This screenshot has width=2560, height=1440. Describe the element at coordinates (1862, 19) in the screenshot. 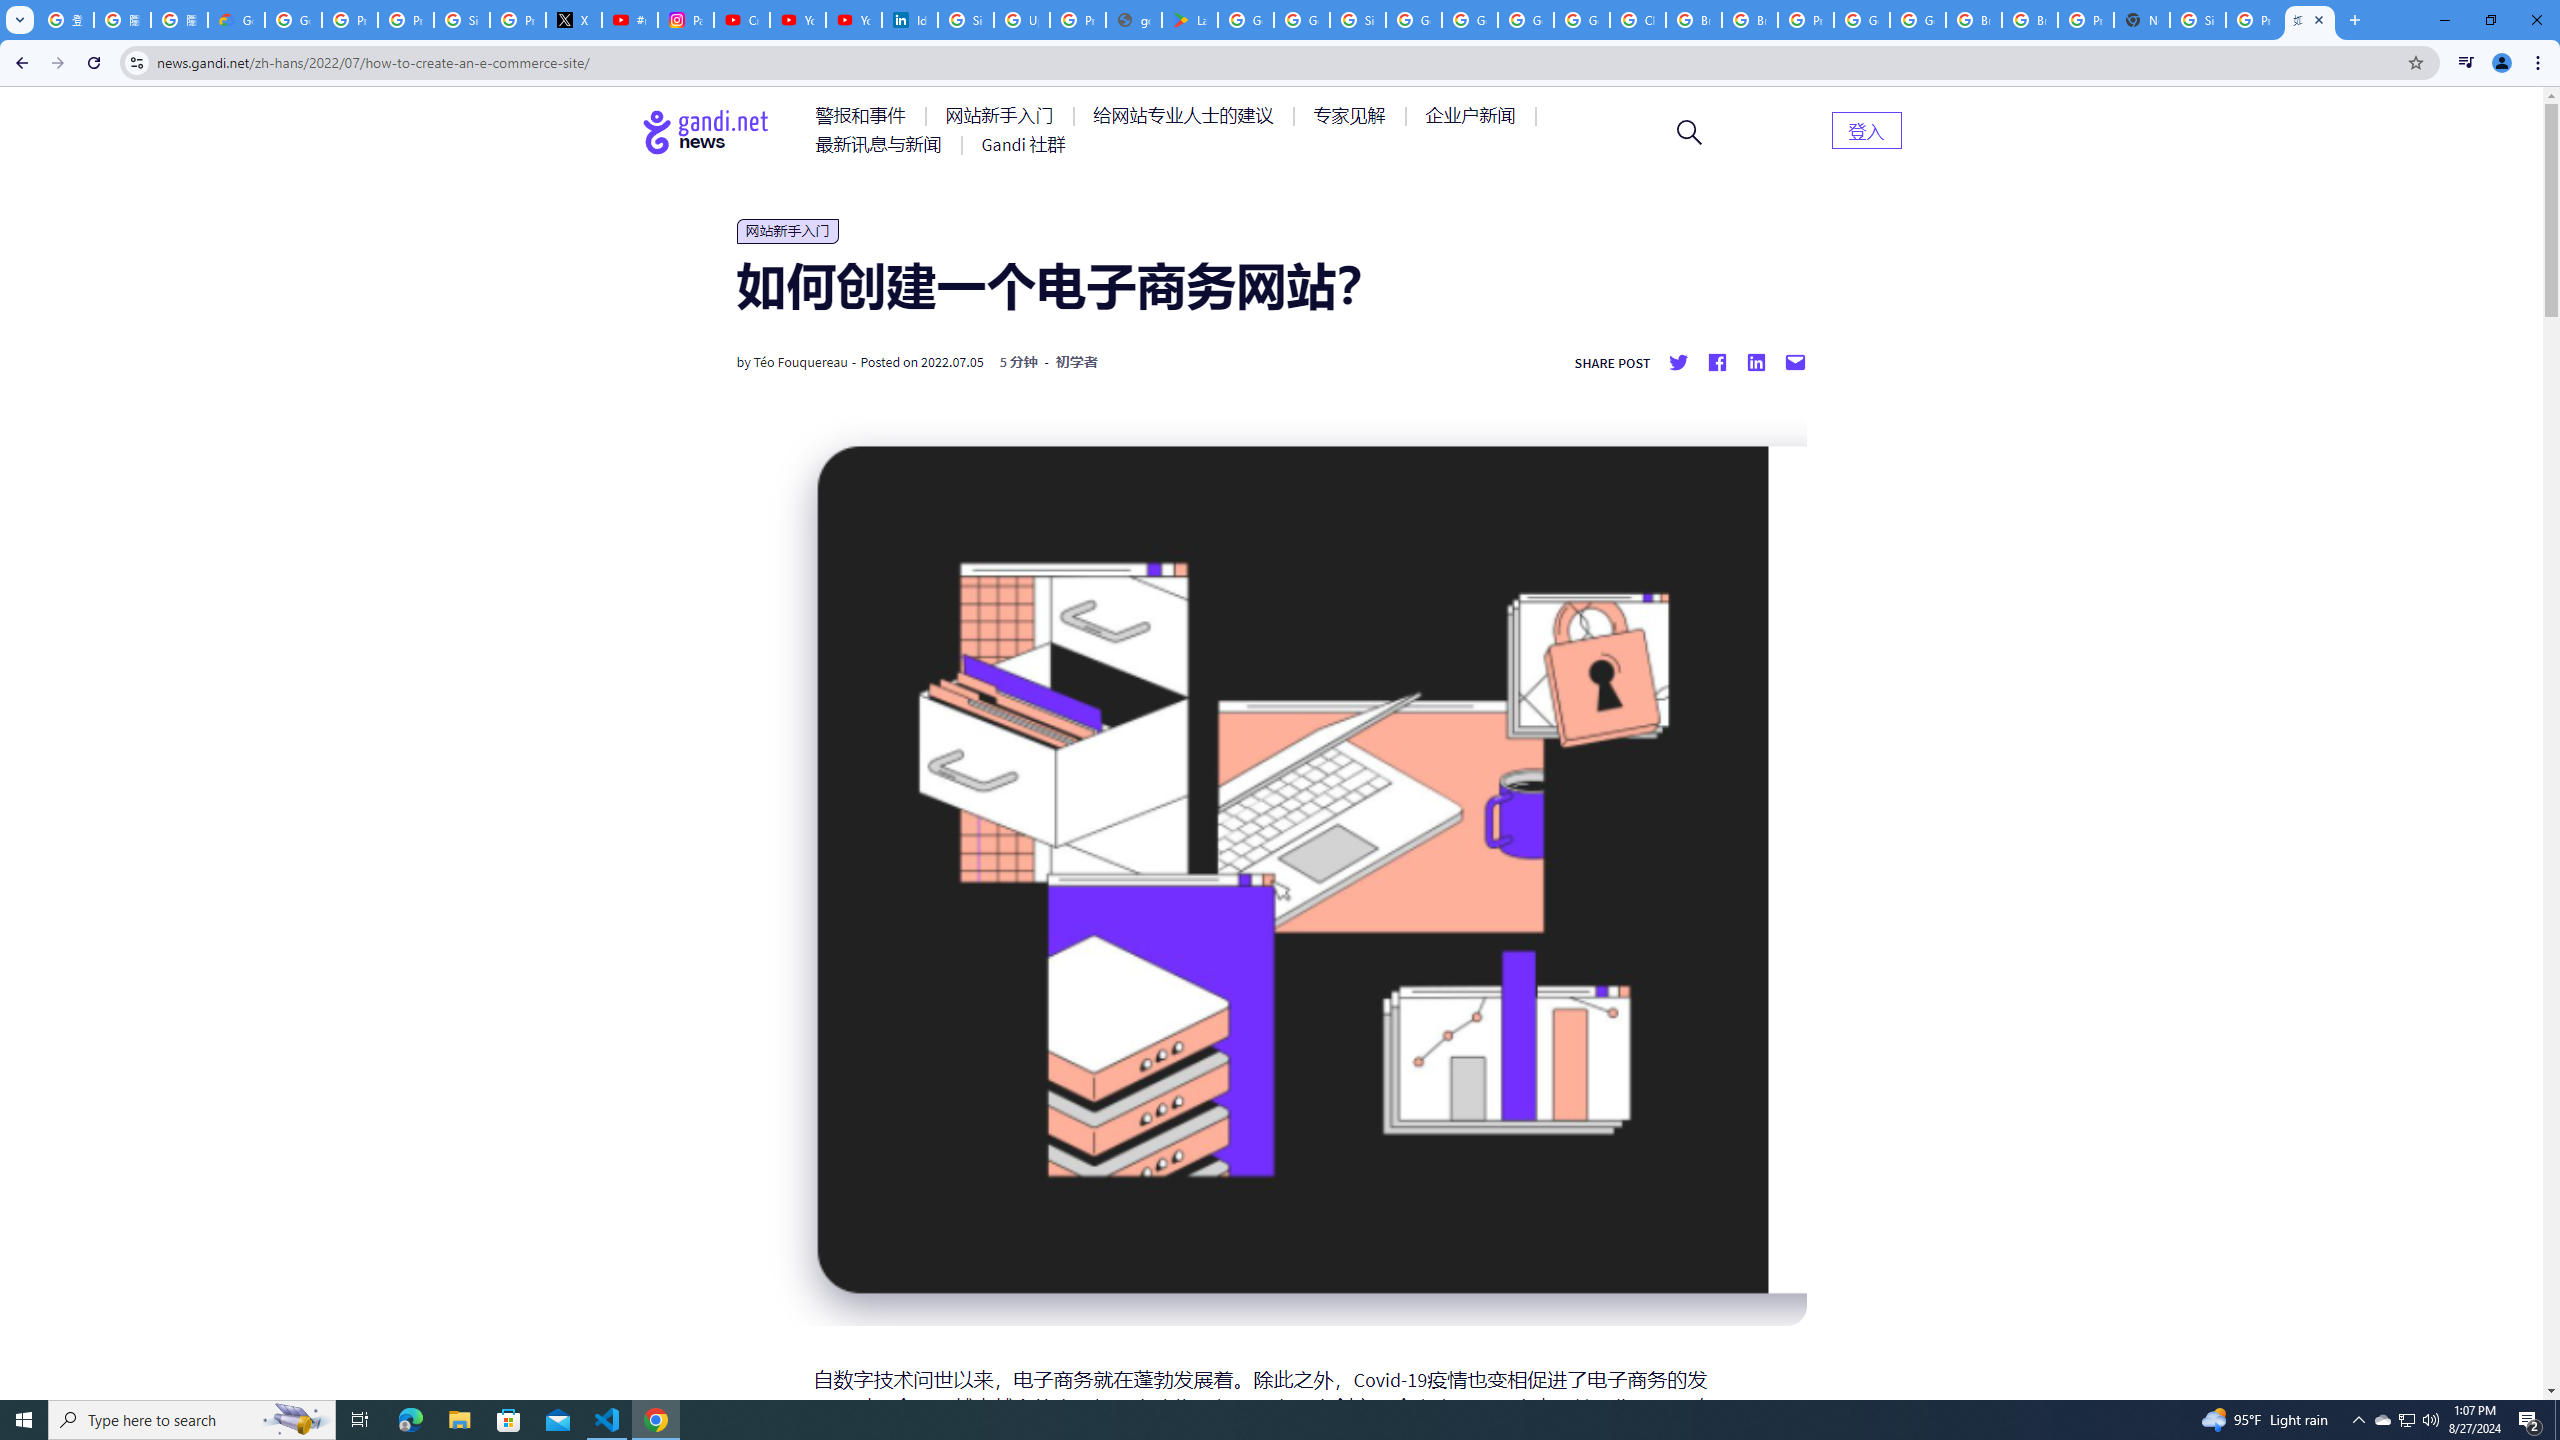

I see `'Google Cloud Platform'` at that location.